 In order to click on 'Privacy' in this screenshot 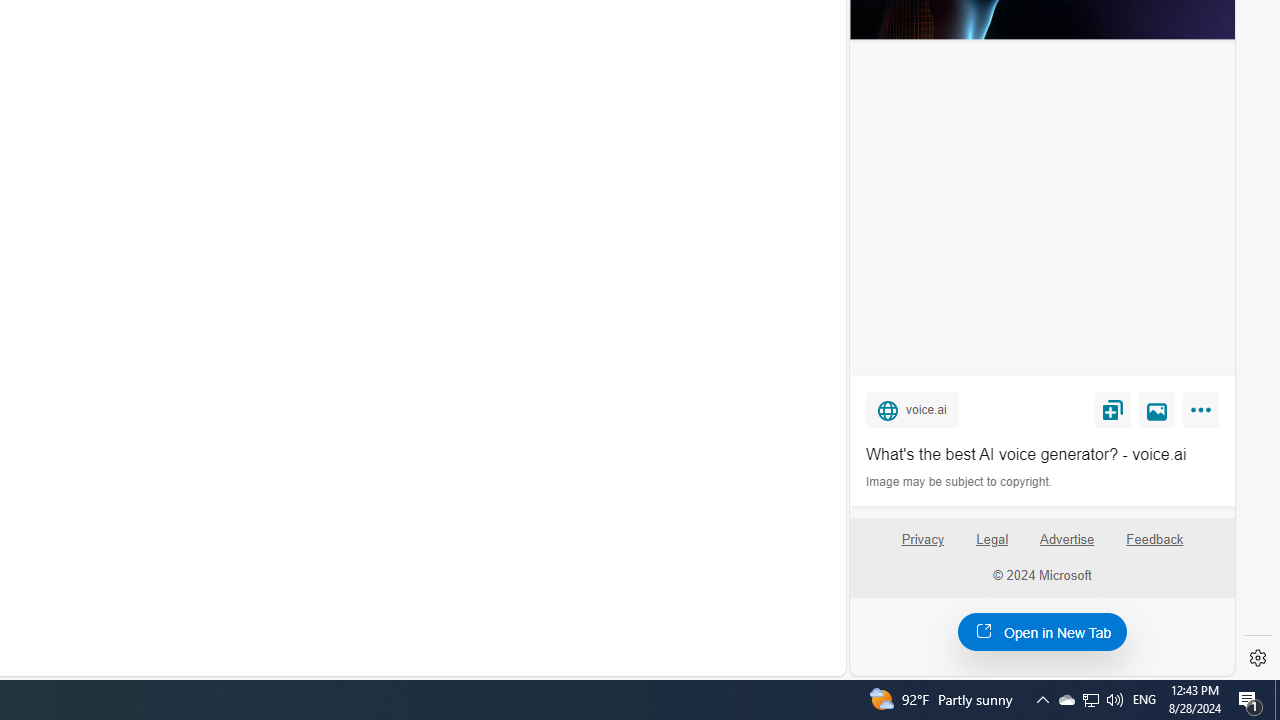, I will do `click(921, 538)`.